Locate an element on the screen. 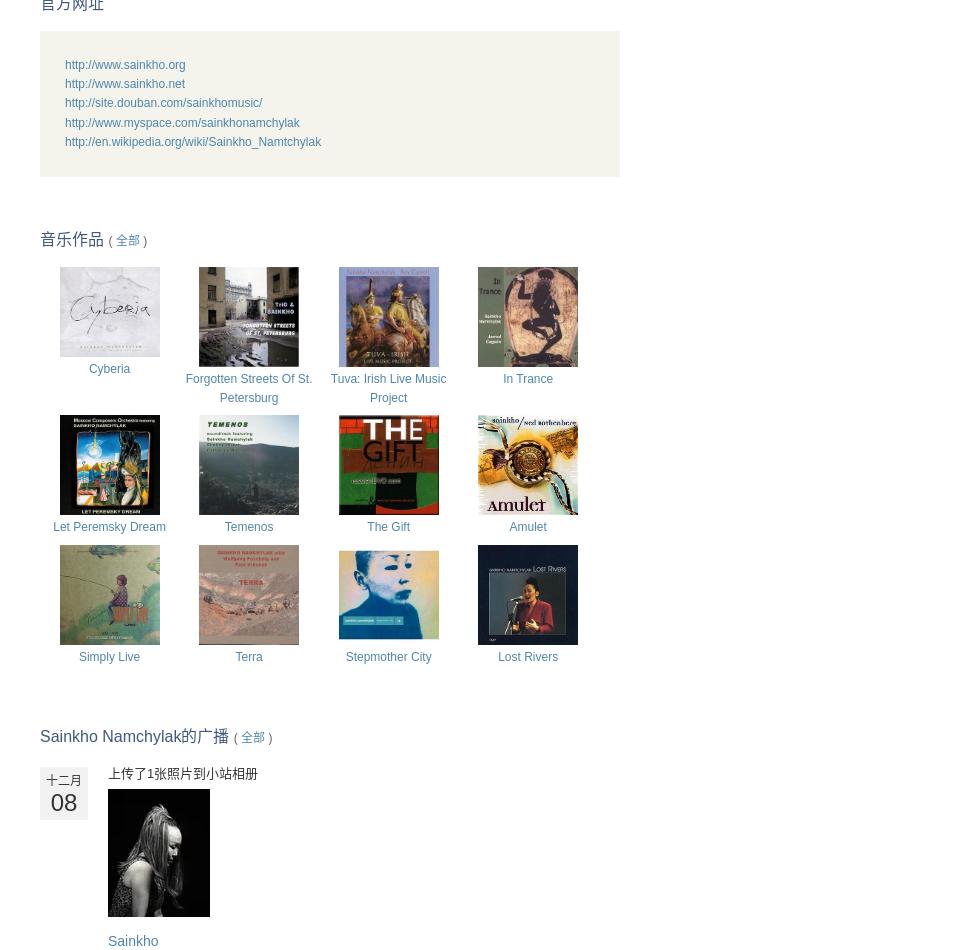 Image resolution: width=960 pixels, height=950 pixels. 'Tuva: Irish Live Music Project' is located at coordinates (387, 386).